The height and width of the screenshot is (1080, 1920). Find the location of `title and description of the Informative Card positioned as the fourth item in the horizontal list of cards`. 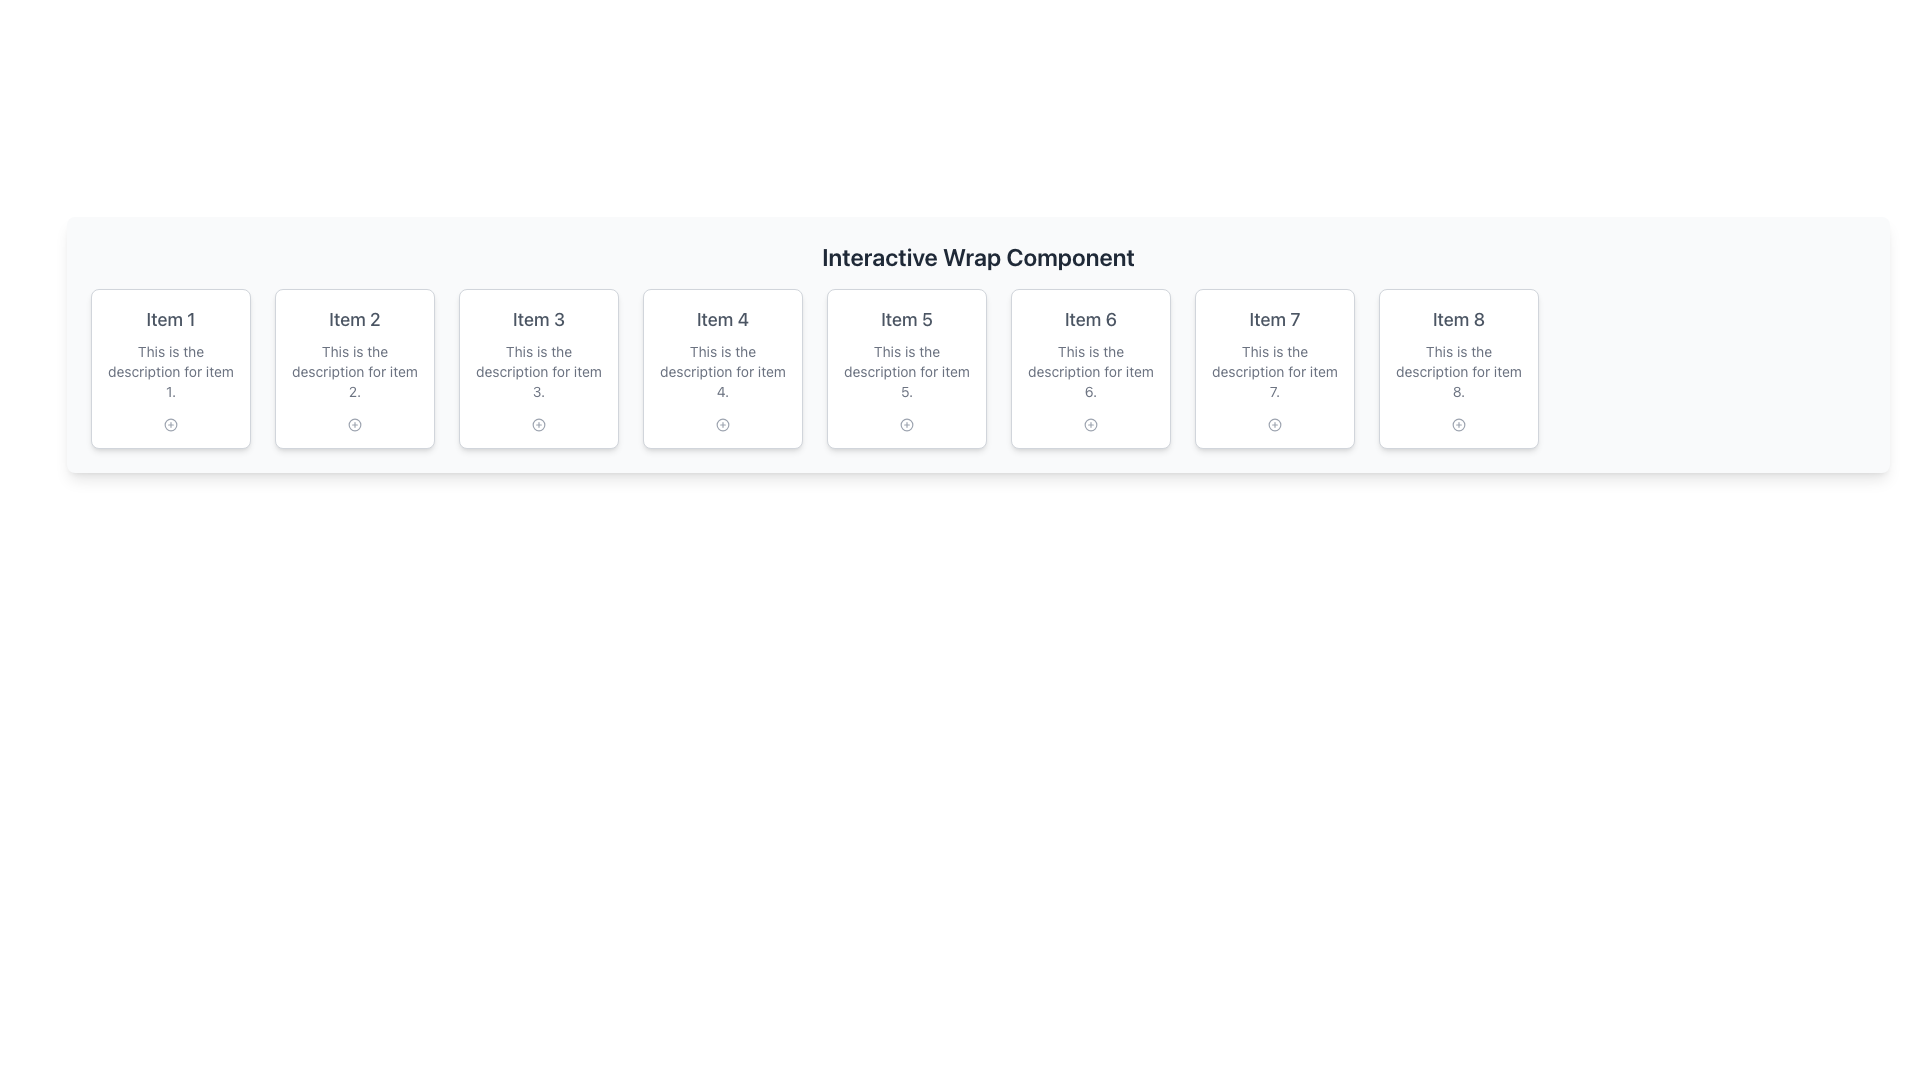

title and description of the Informative Card positioned as the fourth item in the horizontal list of cards is located at coordinates (722, 369).